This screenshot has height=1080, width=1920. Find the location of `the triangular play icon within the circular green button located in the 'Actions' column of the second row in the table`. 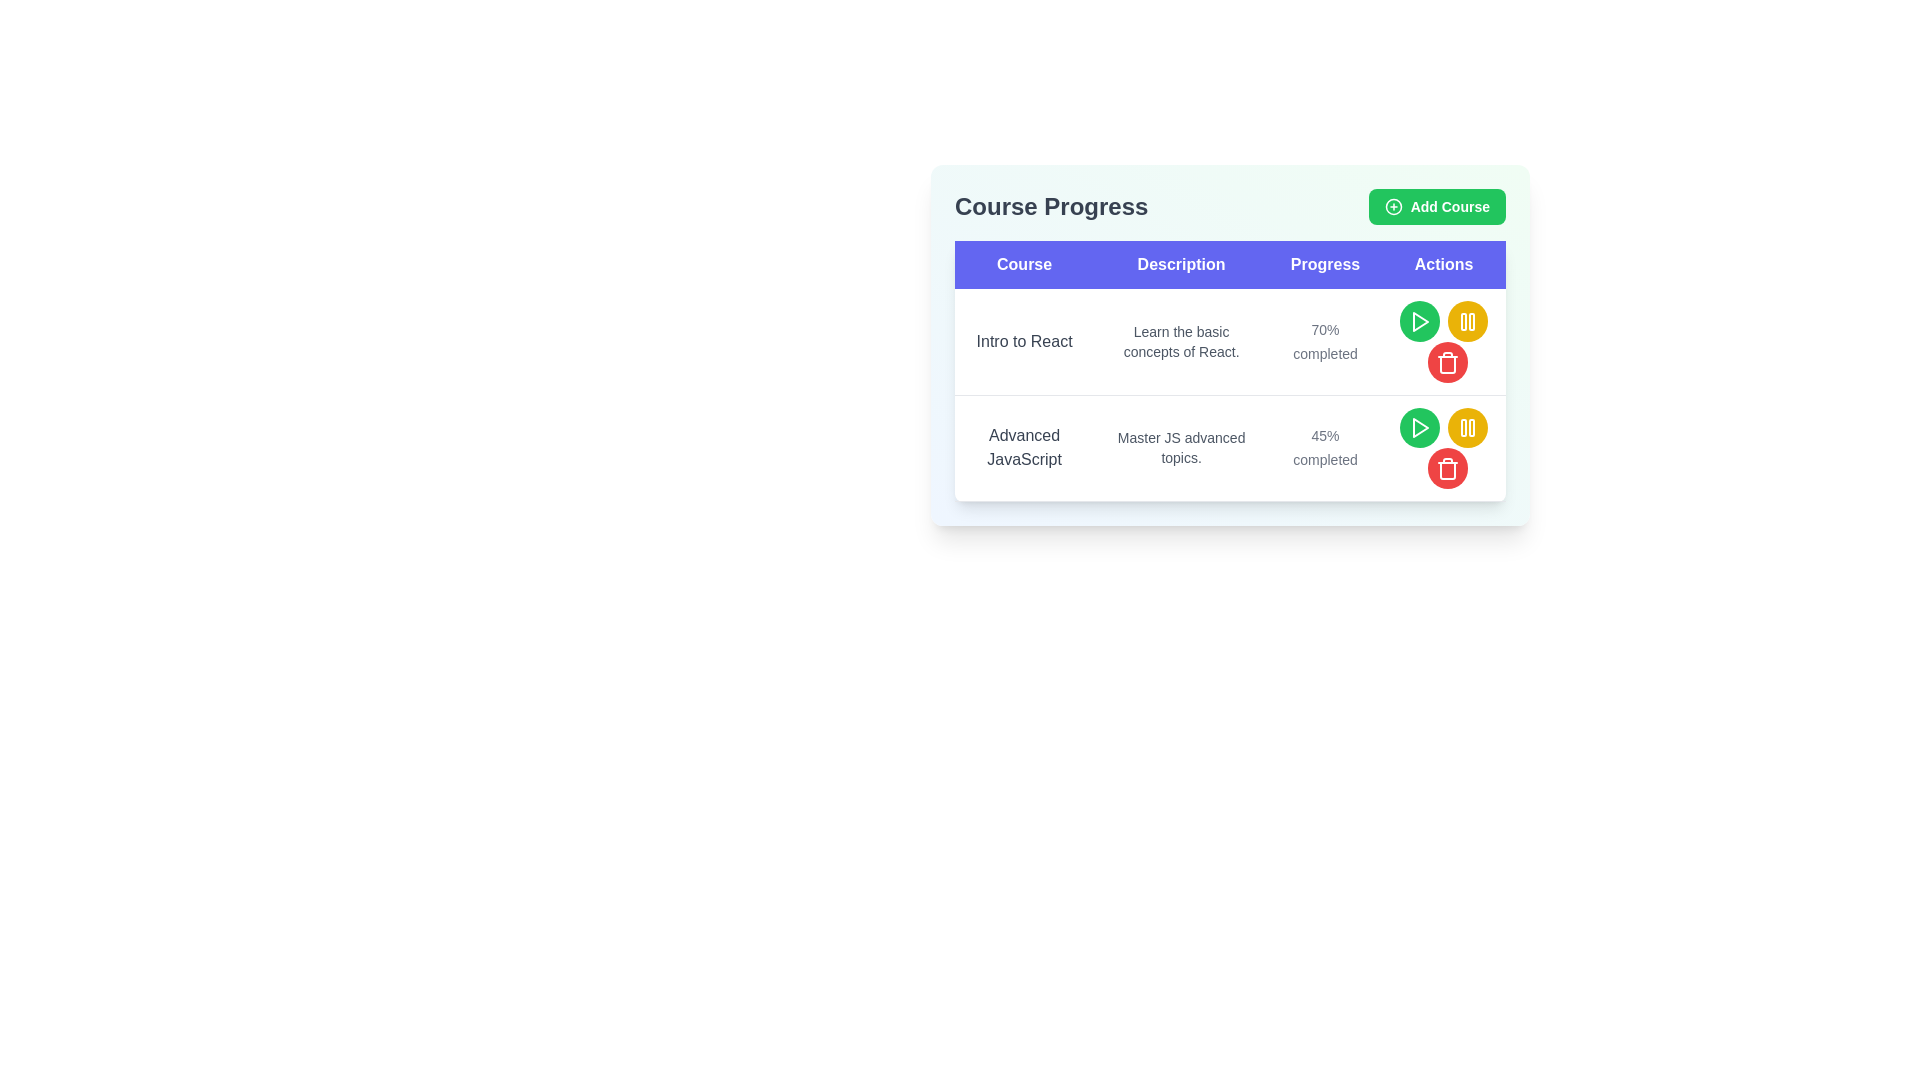

the triangular play icon within the circular green button located in the 'Actions' column of the second row in the table is located at coordinates (1419, 427).